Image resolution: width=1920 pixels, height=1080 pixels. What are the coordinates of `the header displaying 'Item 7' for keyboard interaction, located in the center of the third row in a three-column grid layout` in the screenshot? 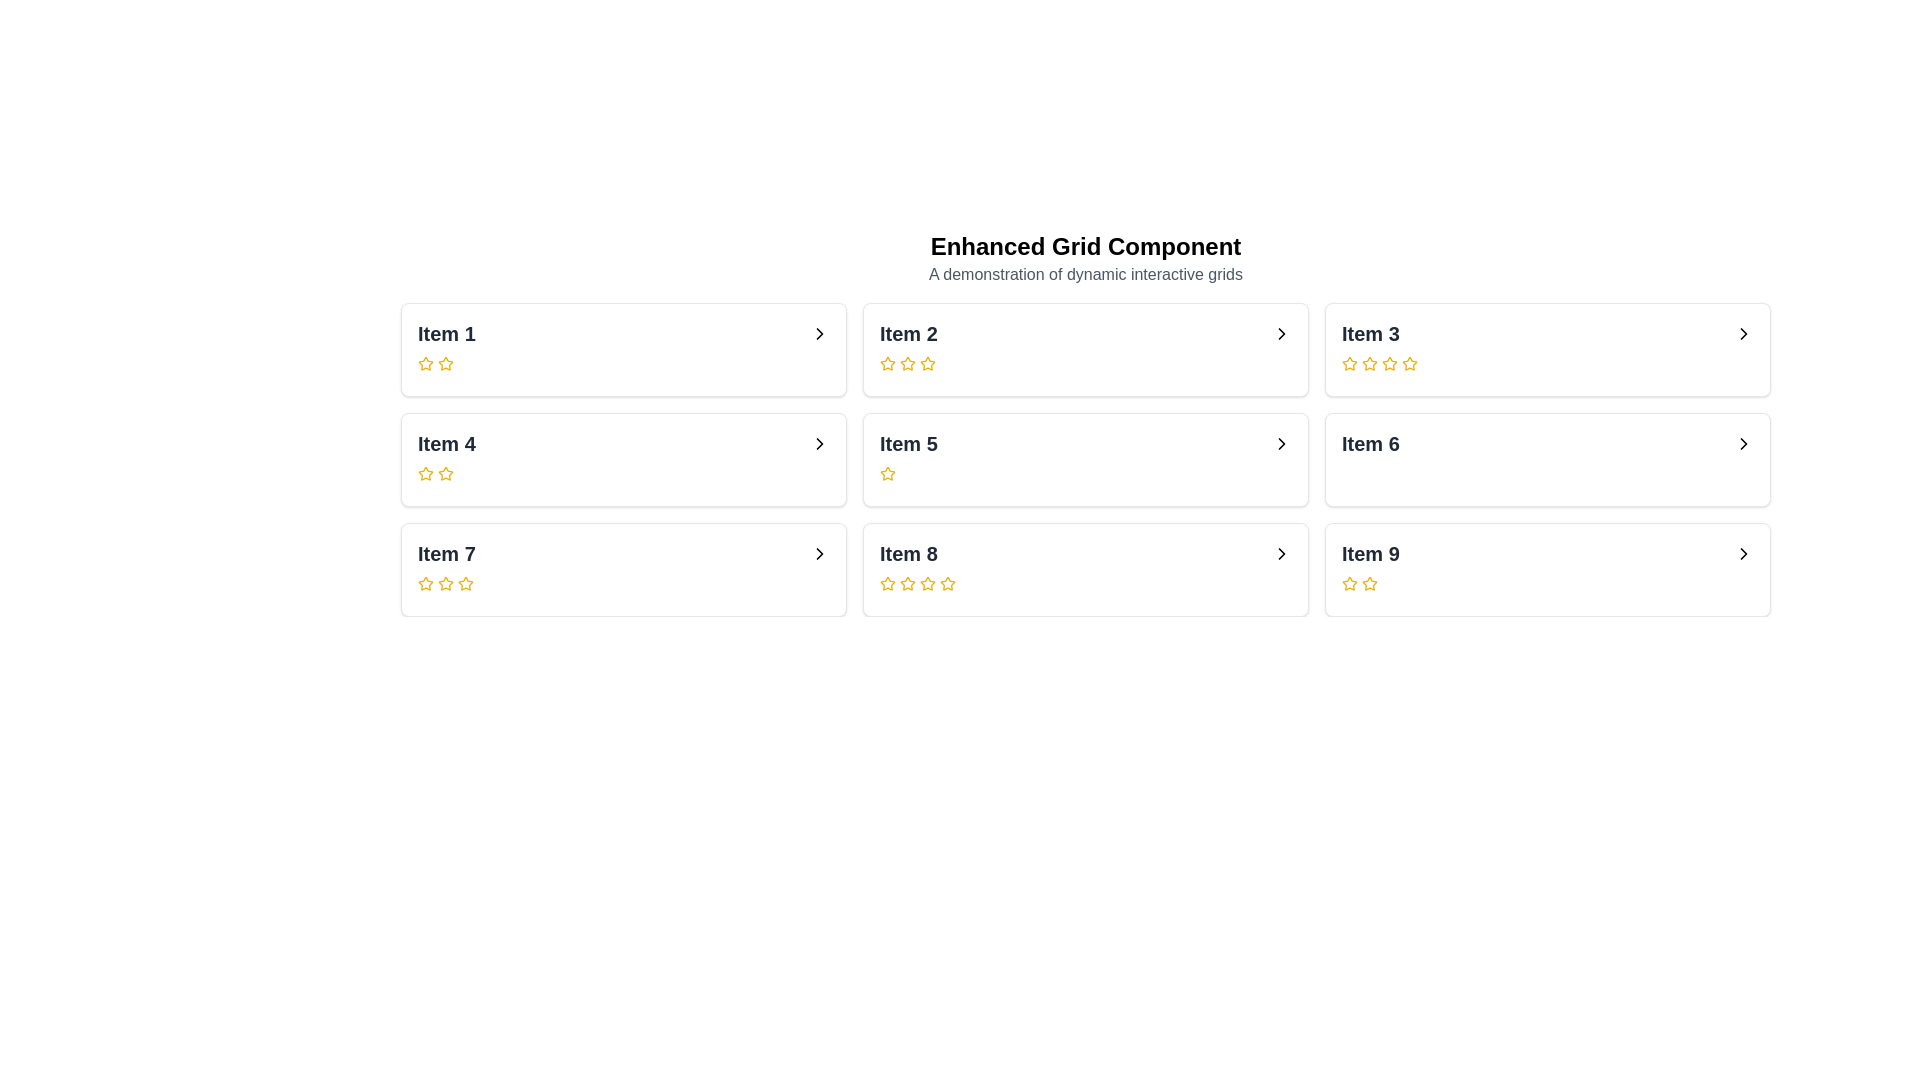 It's located at (623, 554).